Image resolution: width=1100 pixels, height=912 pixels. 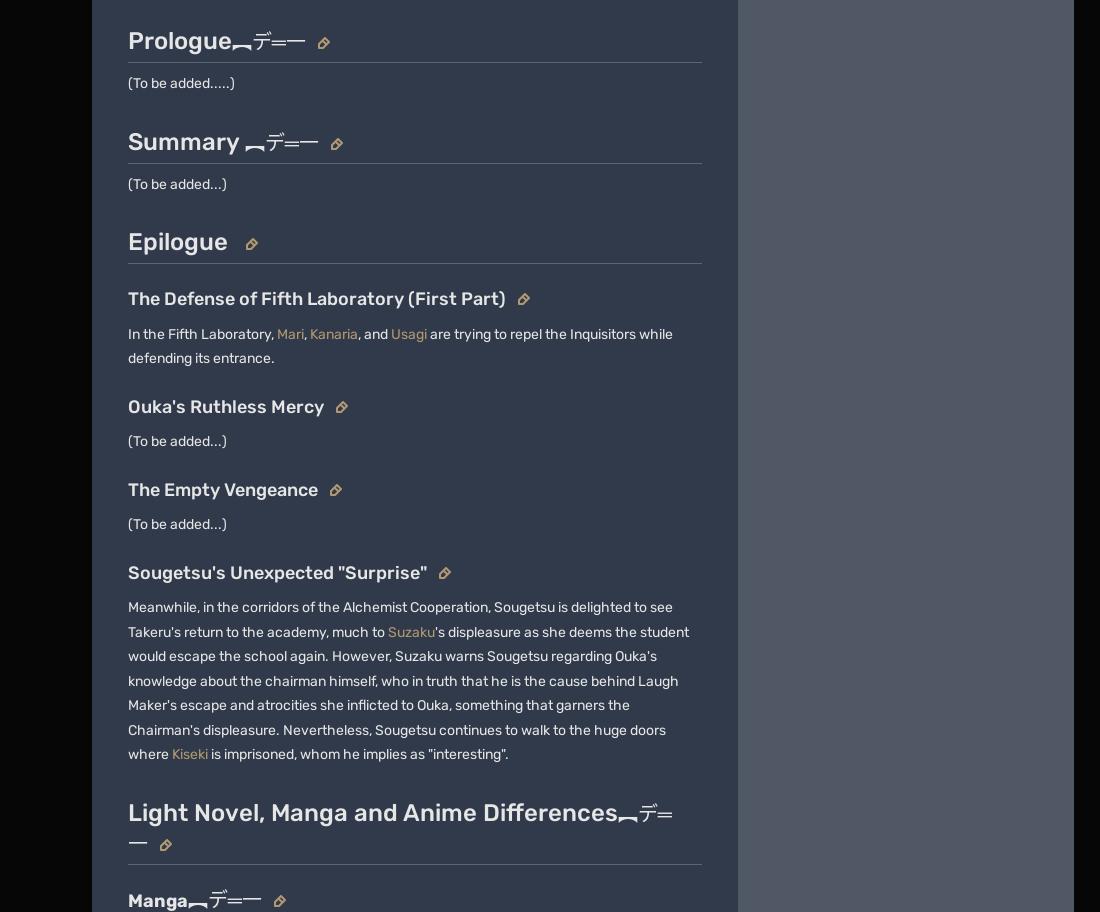 I want to click on 'Global Sitemap', so click(x=389, y=492).